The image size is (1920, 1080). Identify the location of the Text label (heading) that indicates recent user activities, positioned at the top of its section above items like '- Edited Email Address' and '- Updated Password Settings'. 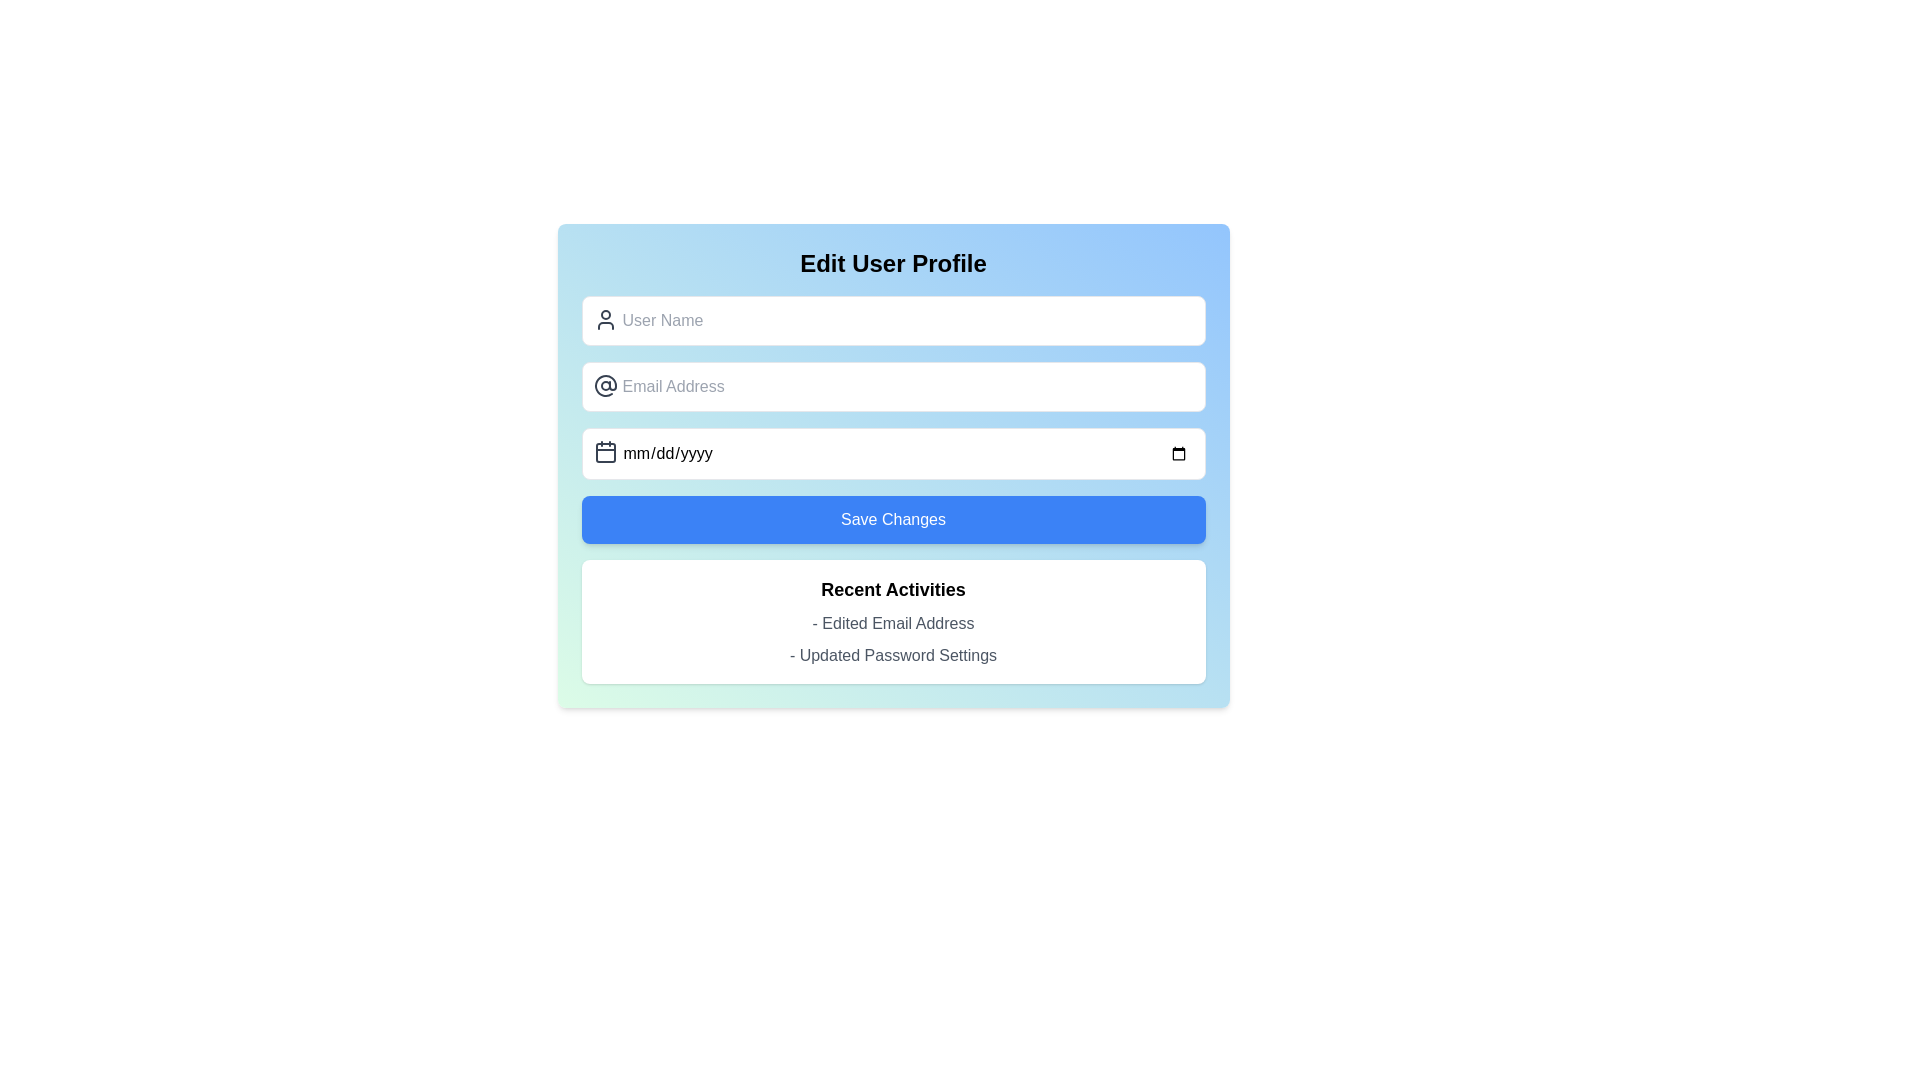
(892, 589).